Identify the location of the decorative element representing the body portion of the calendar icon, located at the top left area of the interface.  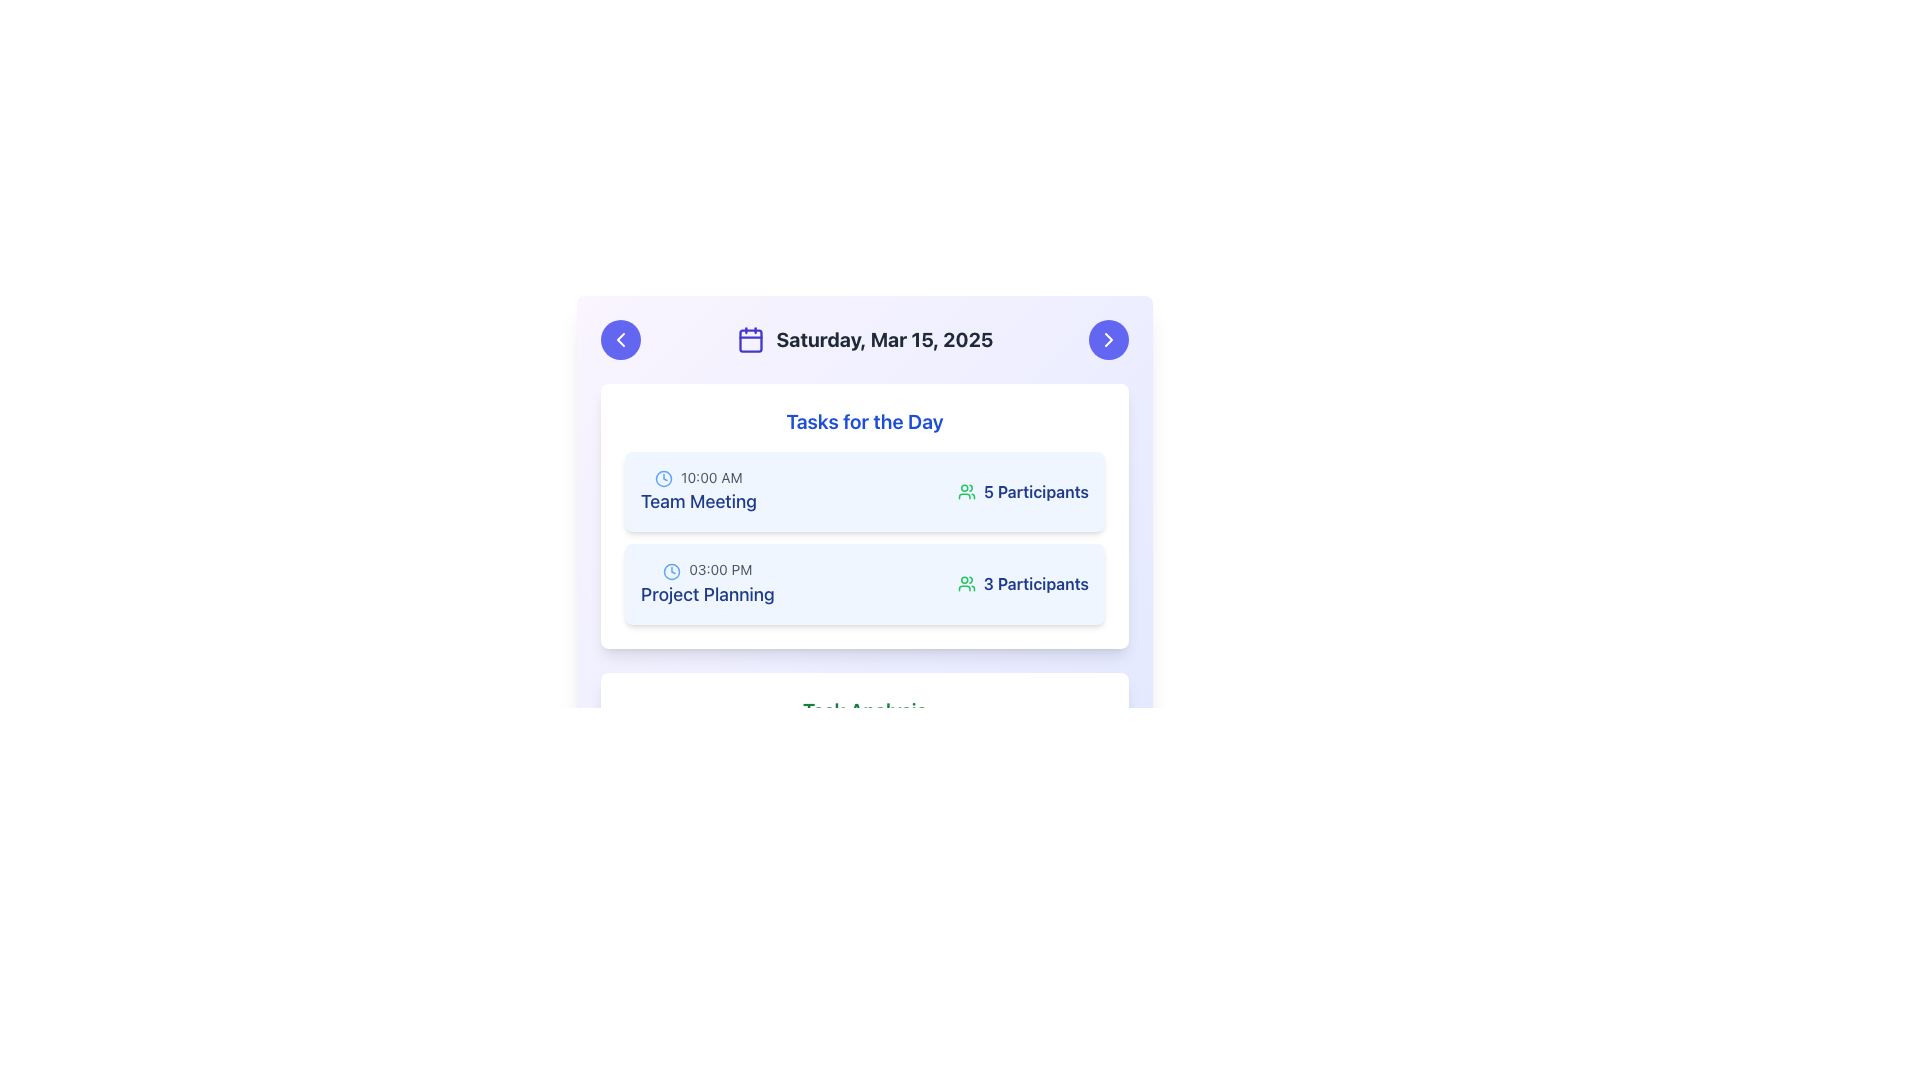
(749, 340).